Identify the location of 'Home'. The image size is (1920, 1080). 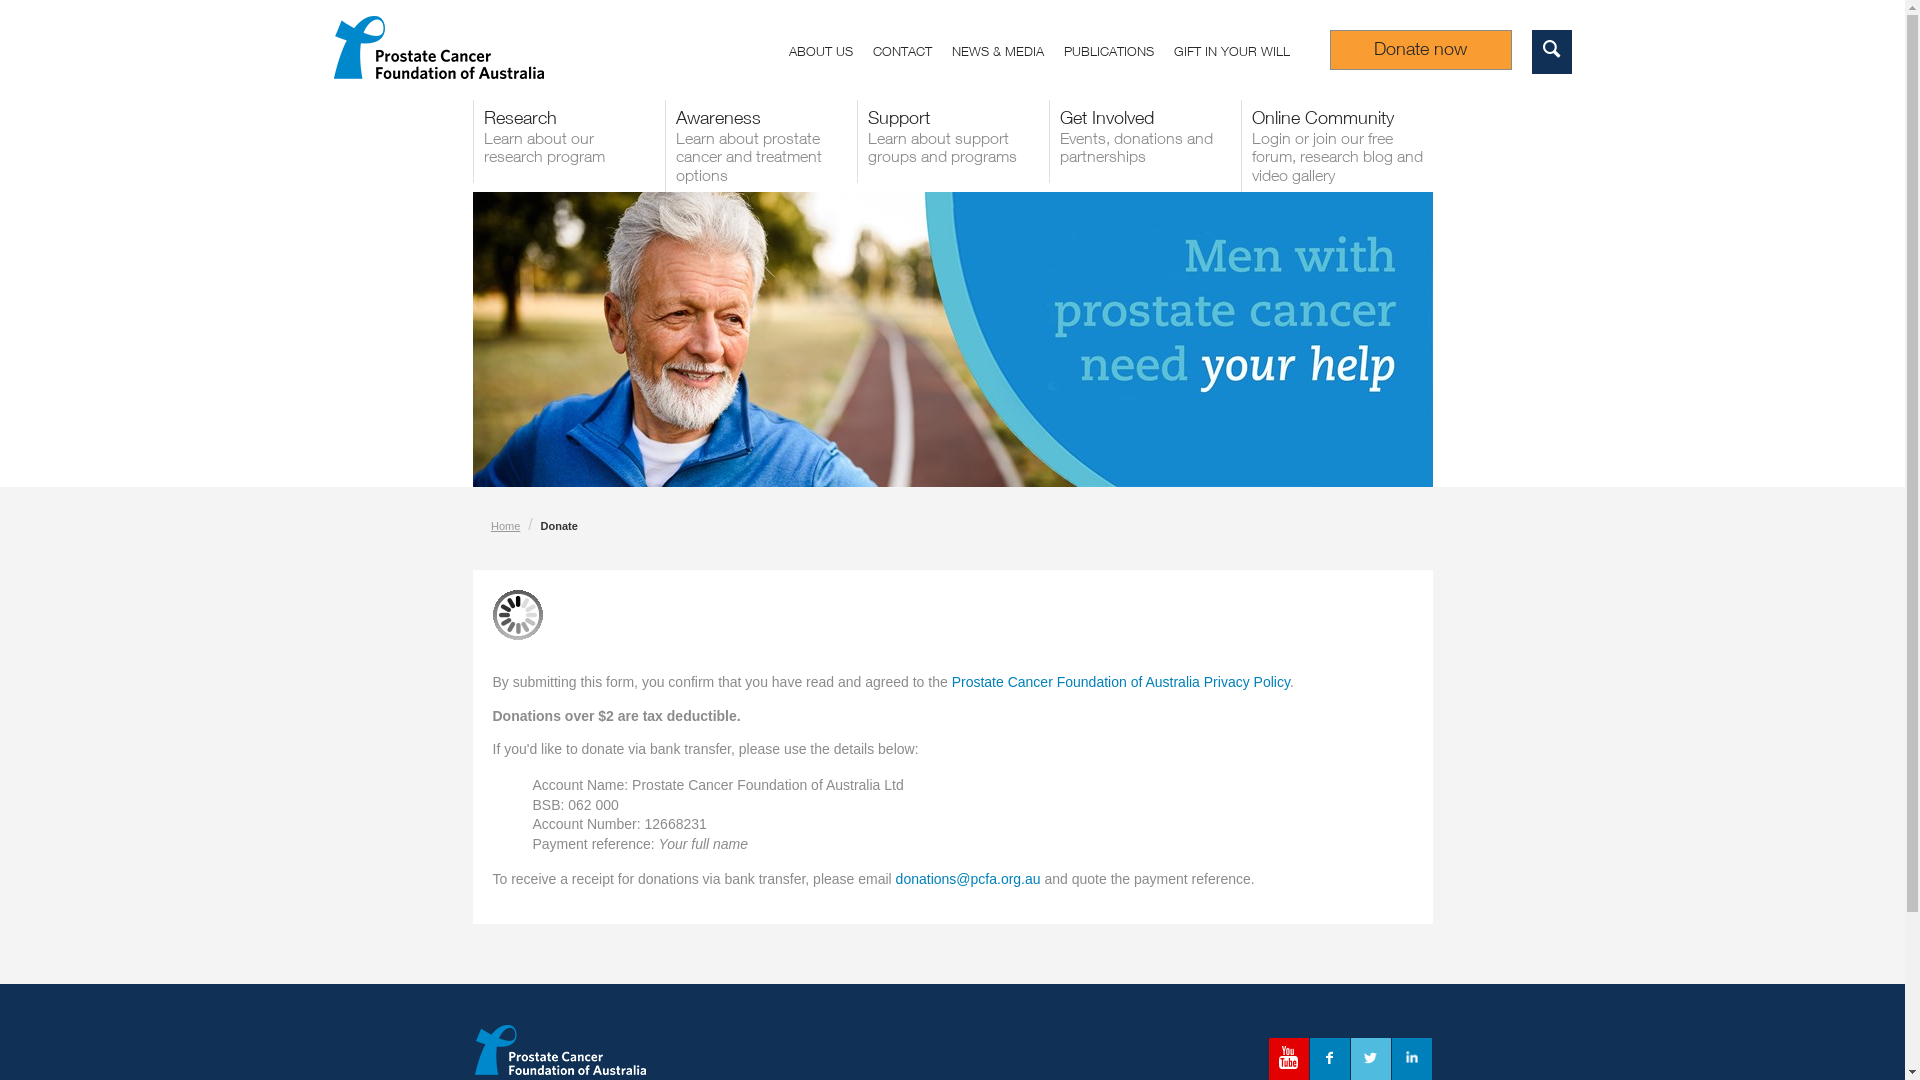
(505, 524).